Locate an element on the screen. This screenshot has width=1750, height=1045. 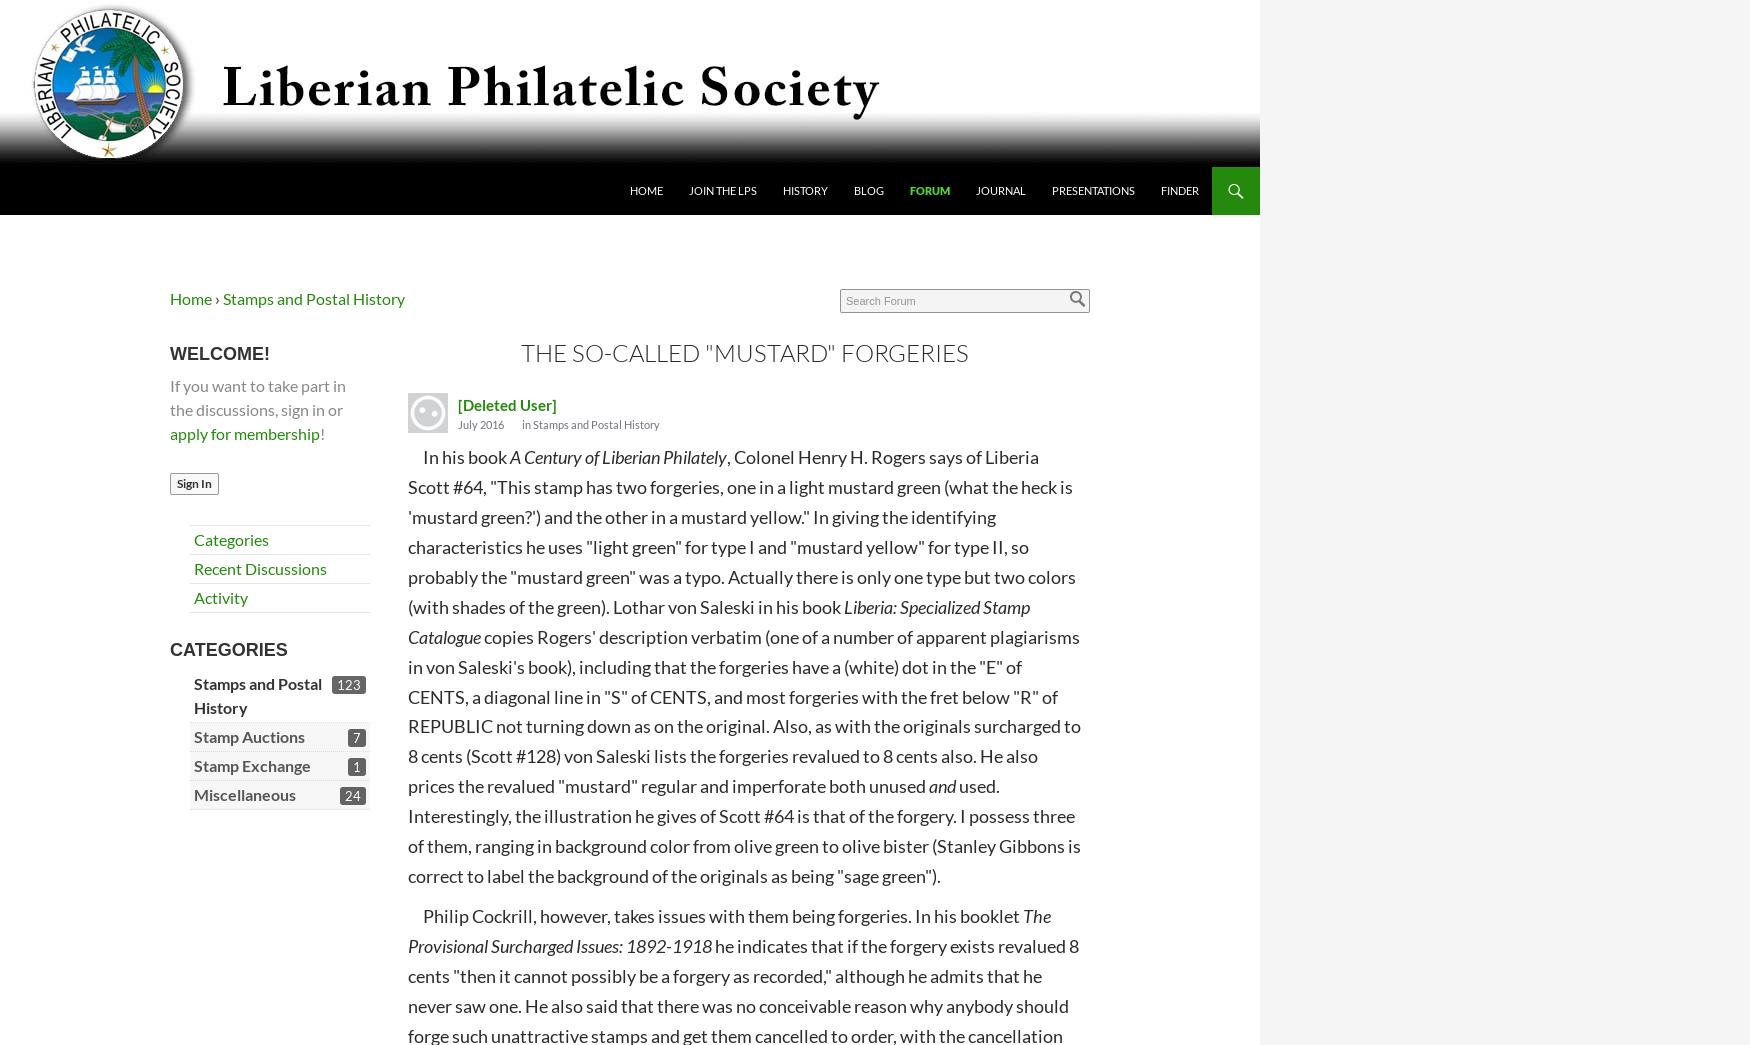
'July 2016' is located at coordinates (457, 423).